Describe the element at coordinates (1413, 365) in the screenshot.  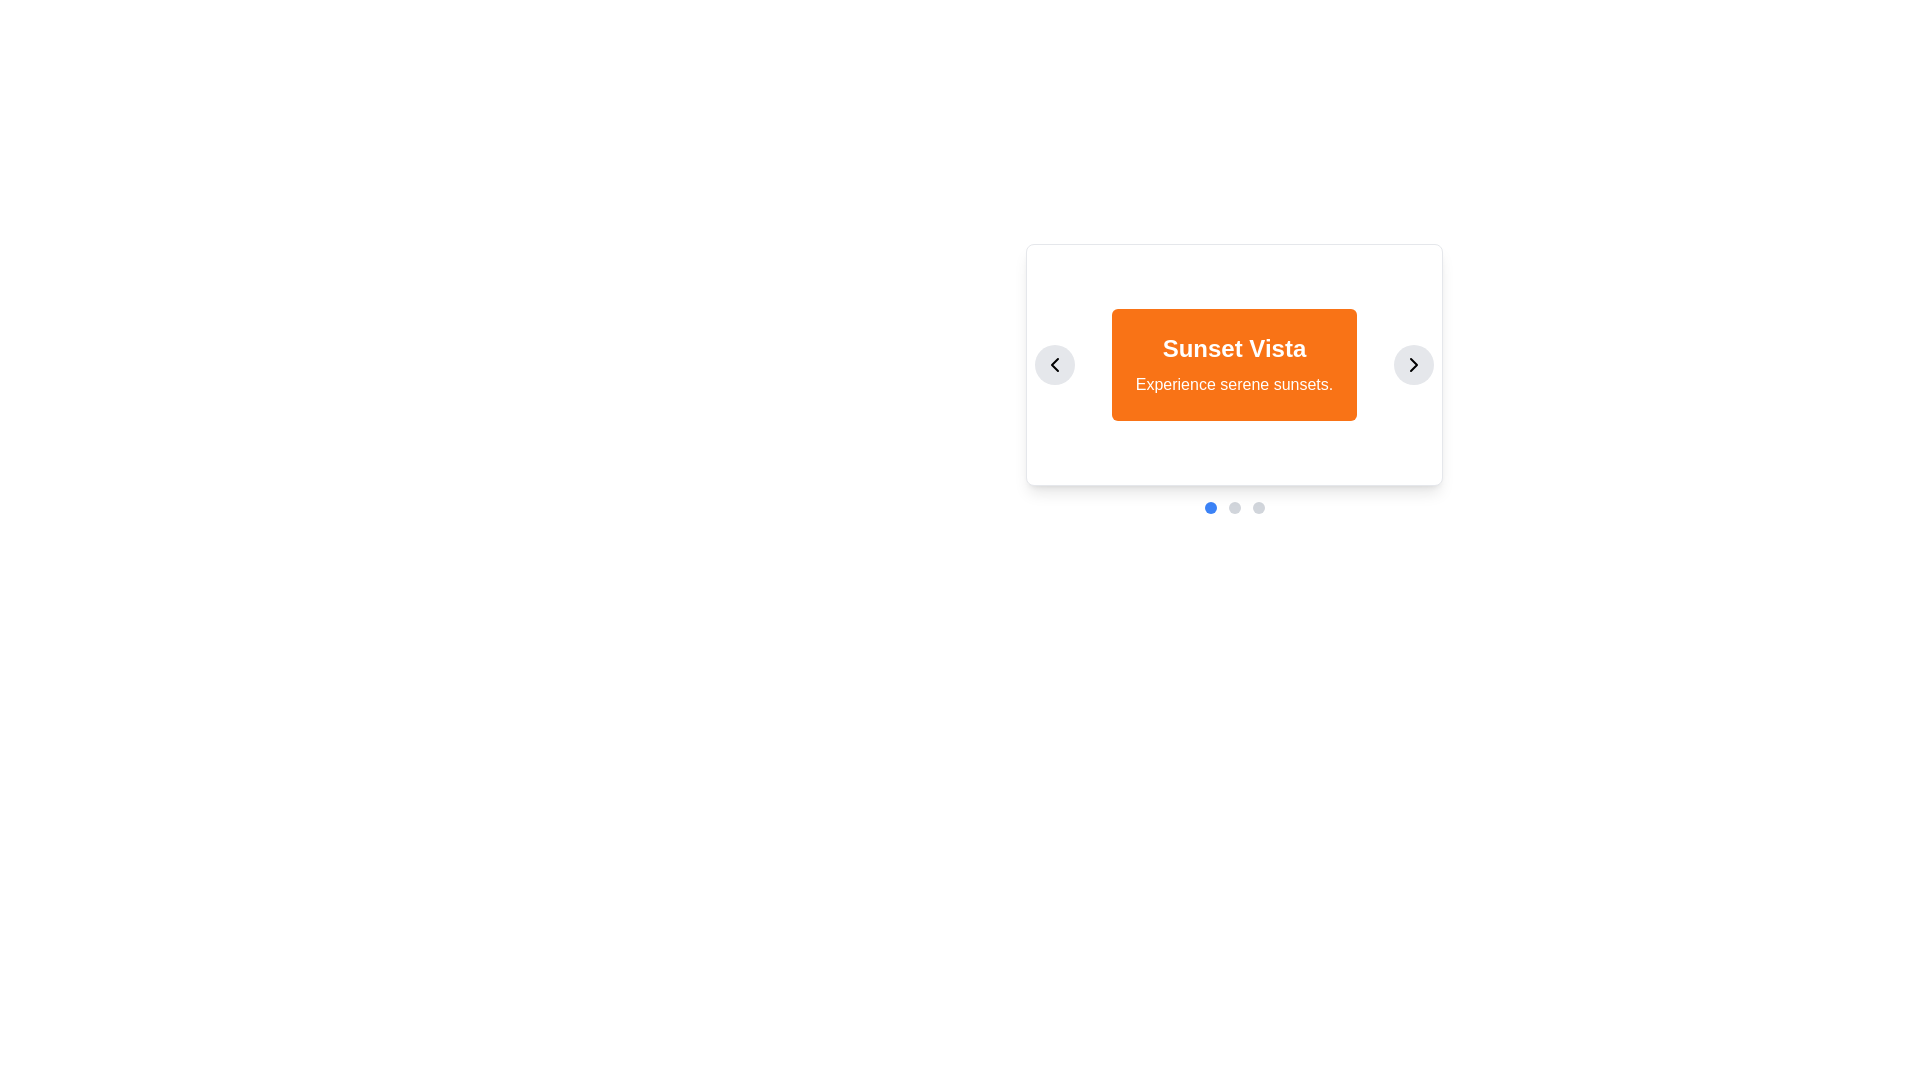
I see `the Navigation icon (SVG-based) that allows users to advance to the next item in the carousel, located near the right edge of the carousel UI` at that location.